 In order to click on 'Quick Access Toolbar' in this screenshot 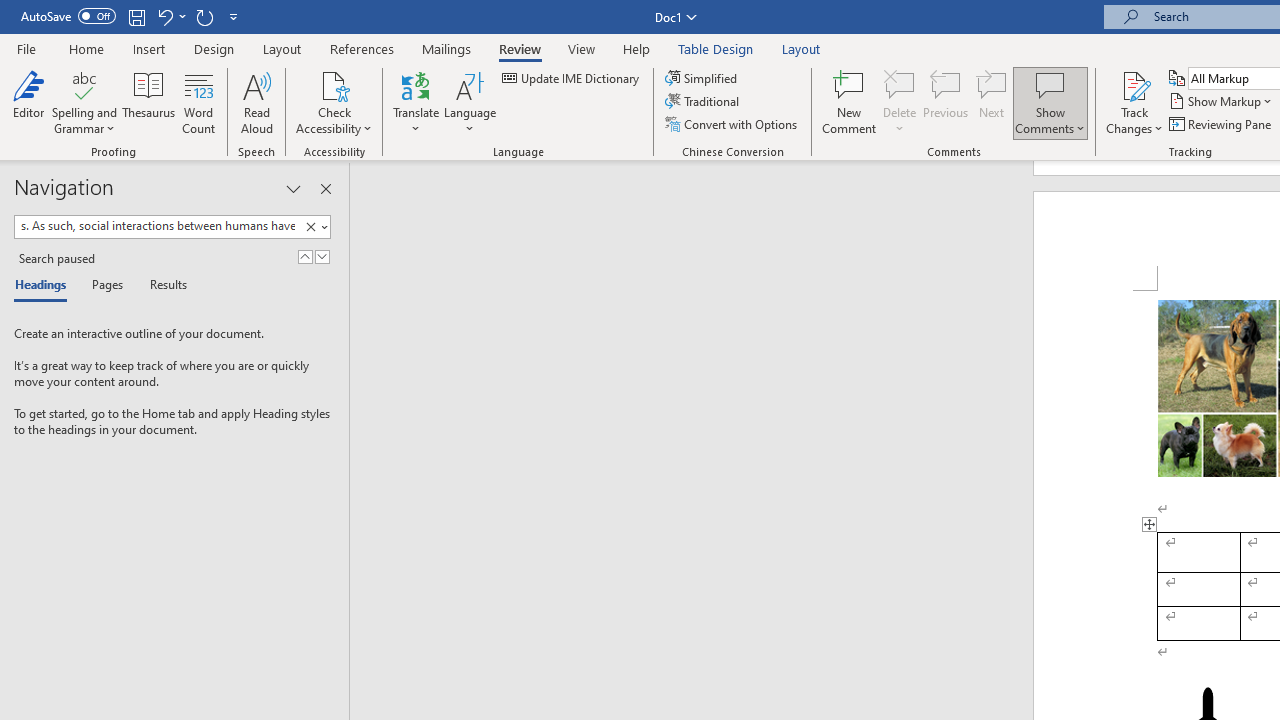, I will do `click(130, 16)`.